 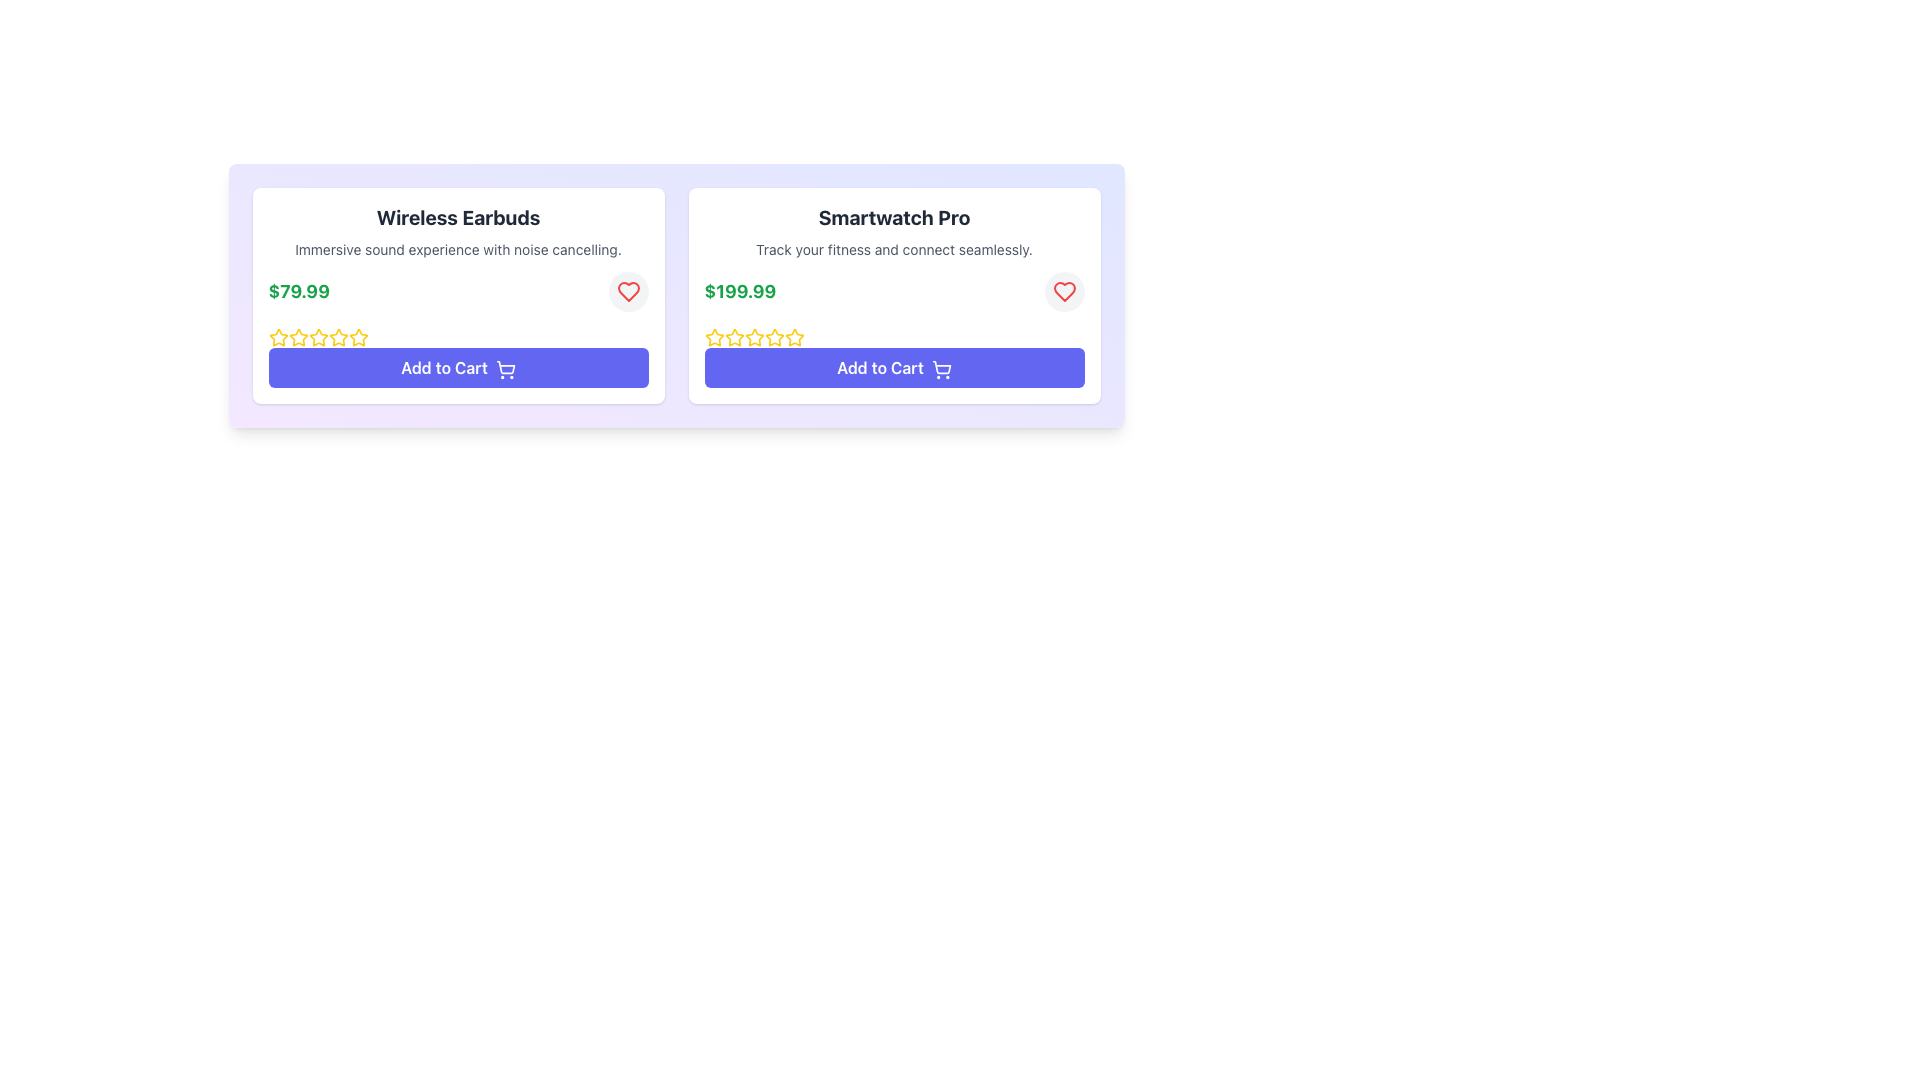 What do you see at coordinates (457, 218) in the screenshot?
I see `the static text element that displays the product title in the product card with a white background and rounded corners` at bounding box center [457, 218].